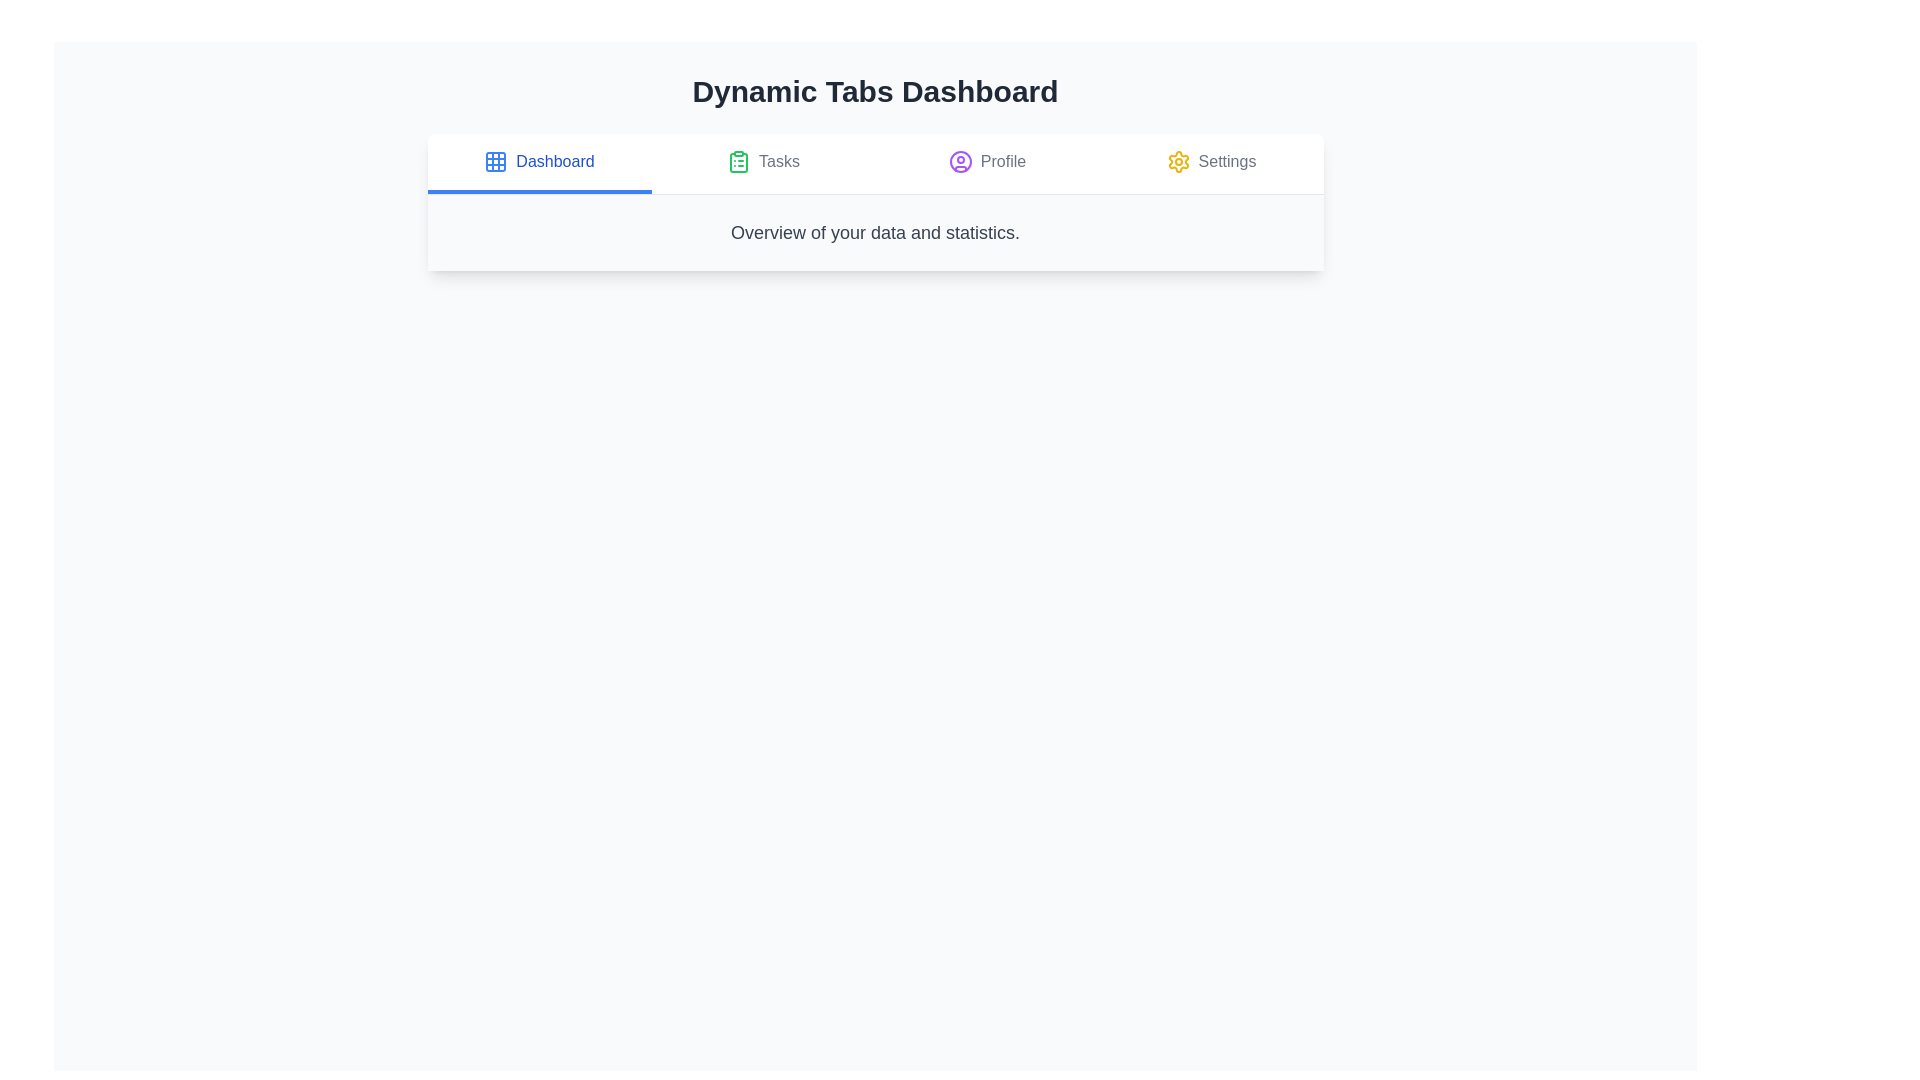  Describe the element at coordinates (1178, 161) in the screenshot. I see `the settings icon located at the top right section of the tabbed navigation bar` at that location.